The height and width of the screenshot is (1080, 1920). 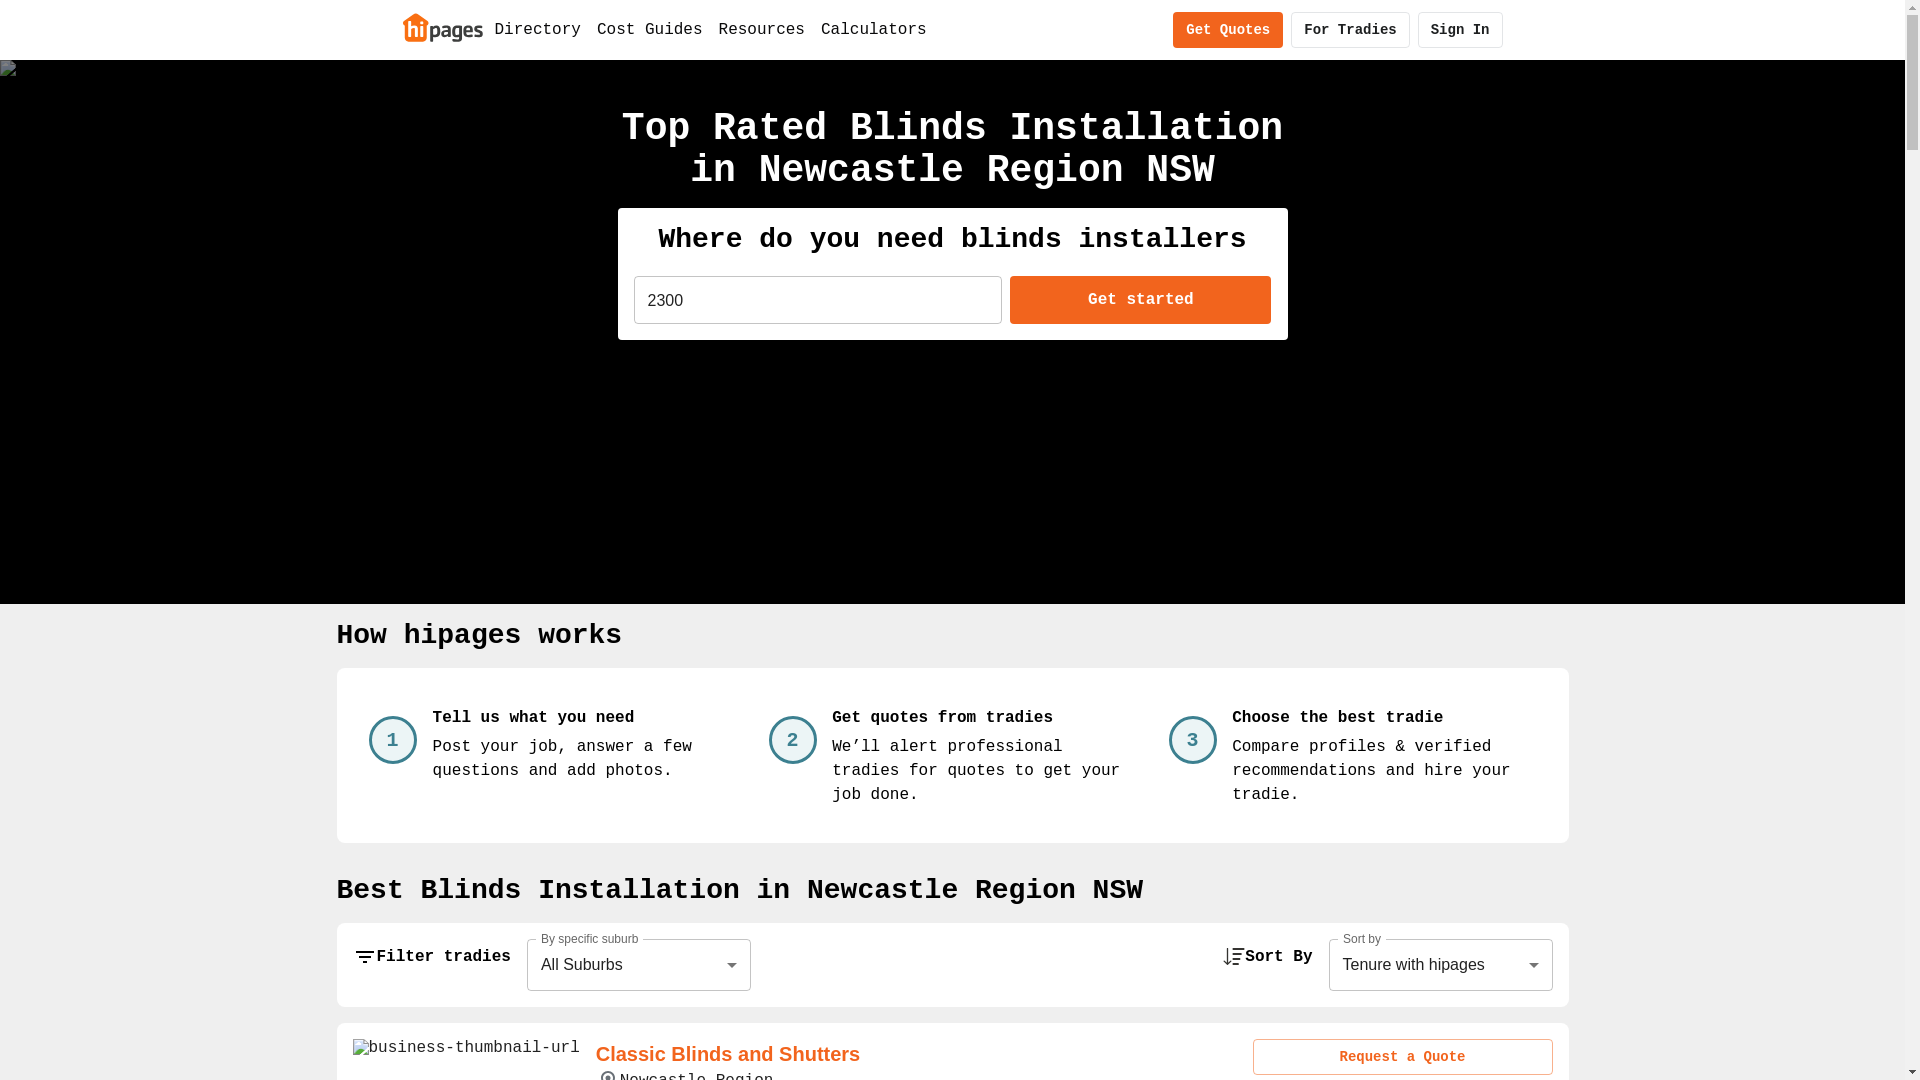 What do you see at coordinates (537, 30) in the screenshot?
I see `'Directory'` at bounding box center [537, 30].